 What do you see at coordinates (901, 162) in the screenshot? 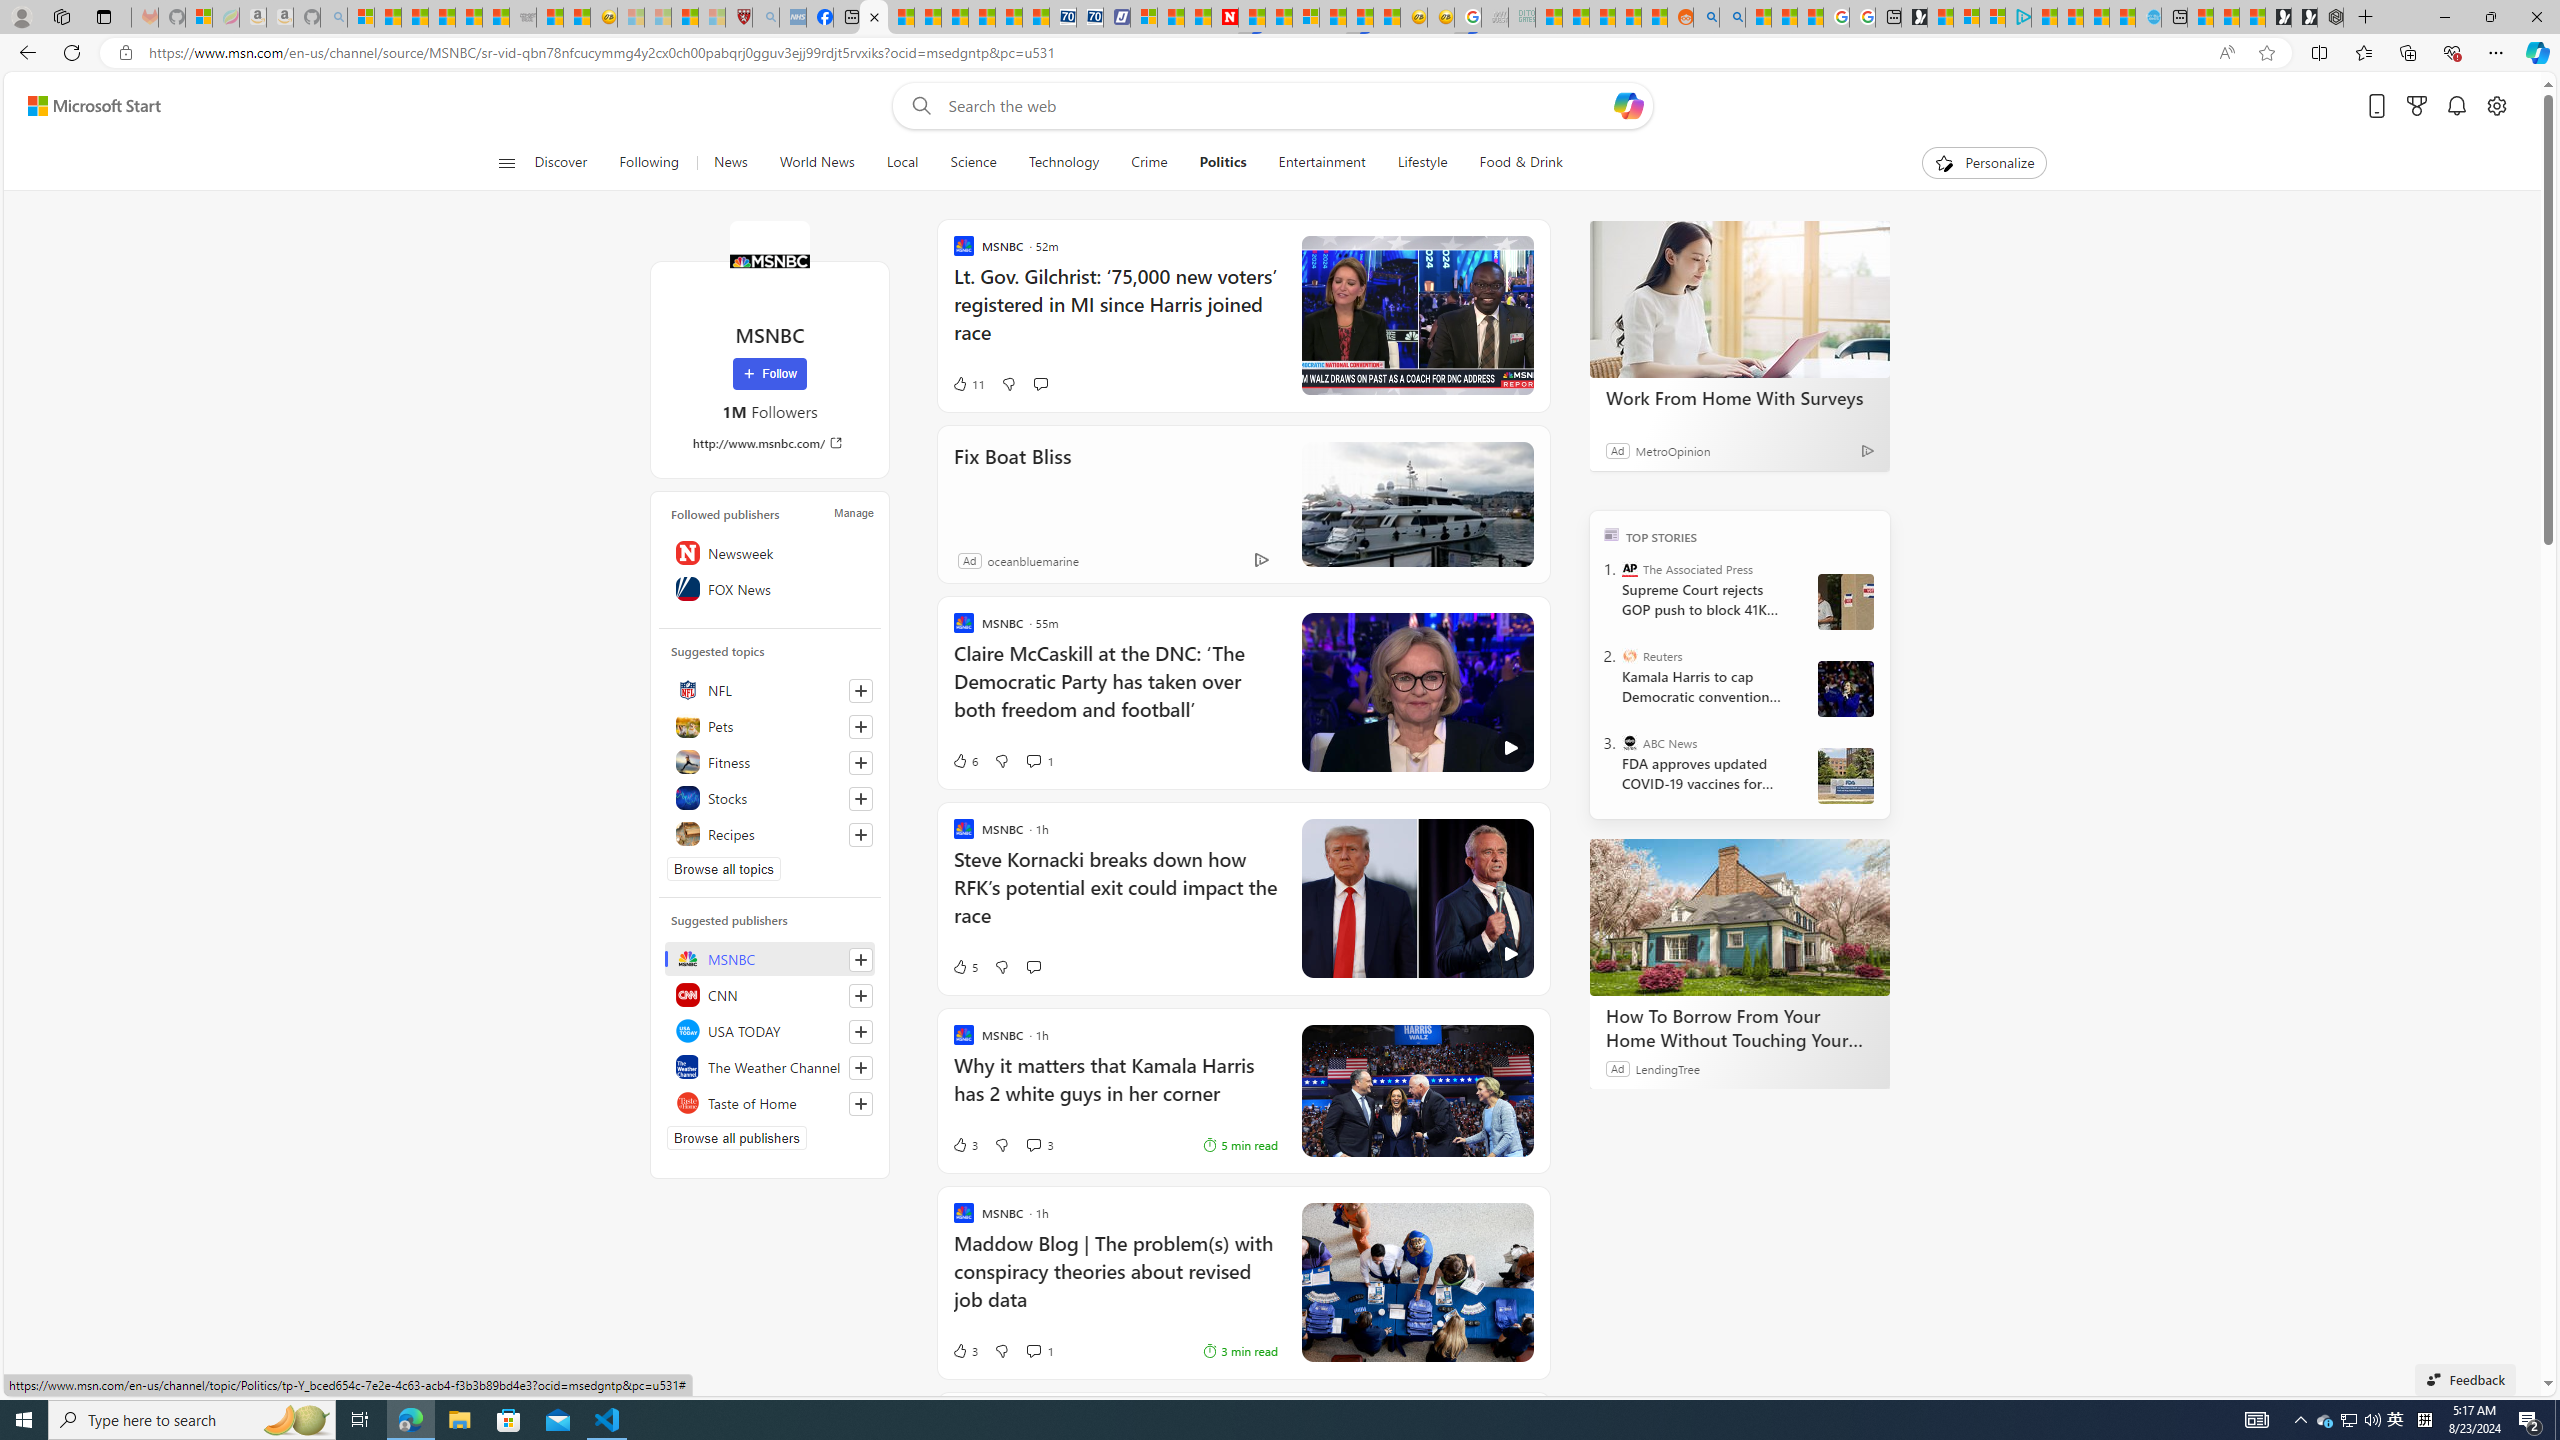
I see `'Local'` at bounding box center [901, 162].